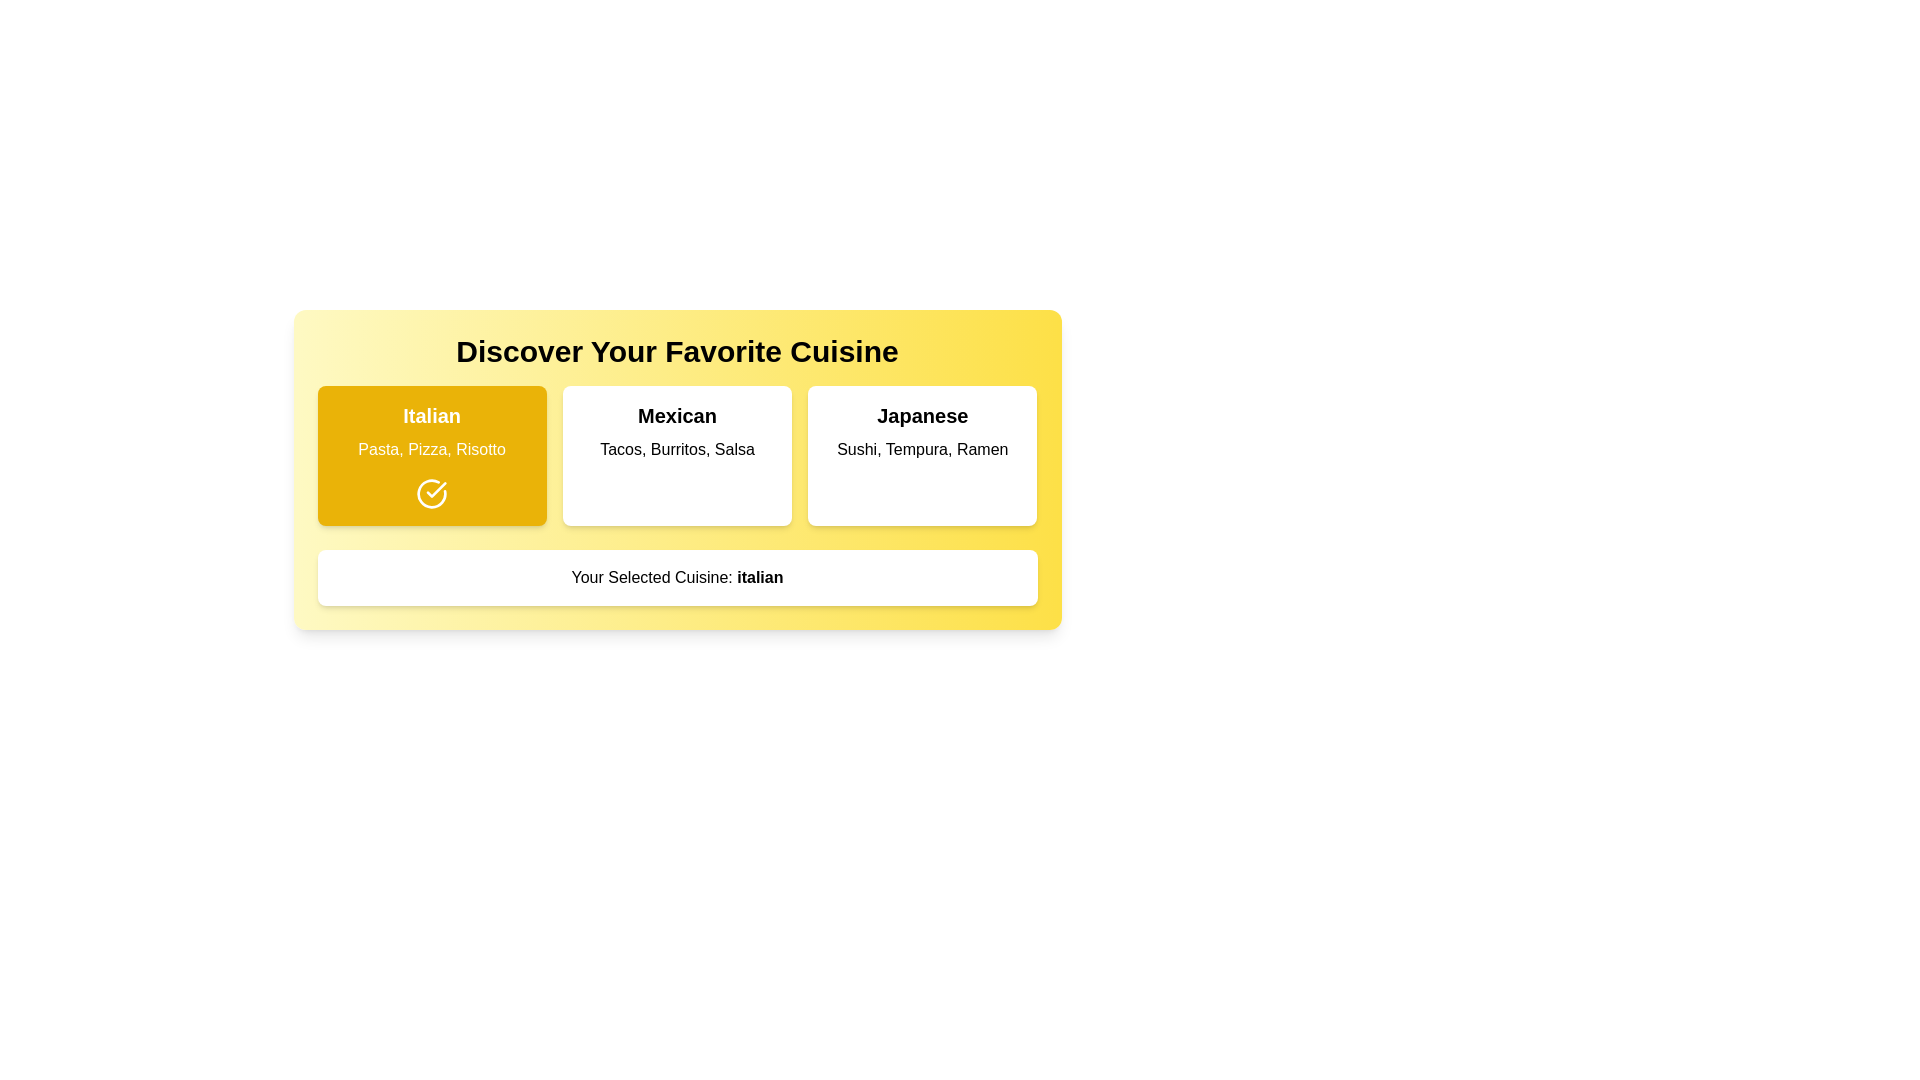 The image size is (1920, 1080). Describe the element at coordinates (431, 431) in the screenshot. I see `contents of the text label displaying 'Italian' as a bold heading and 'Pasta, Pizza, Risotto' as regular text, located inside a yellow background box with rounded corners in the top-left card` at that location.